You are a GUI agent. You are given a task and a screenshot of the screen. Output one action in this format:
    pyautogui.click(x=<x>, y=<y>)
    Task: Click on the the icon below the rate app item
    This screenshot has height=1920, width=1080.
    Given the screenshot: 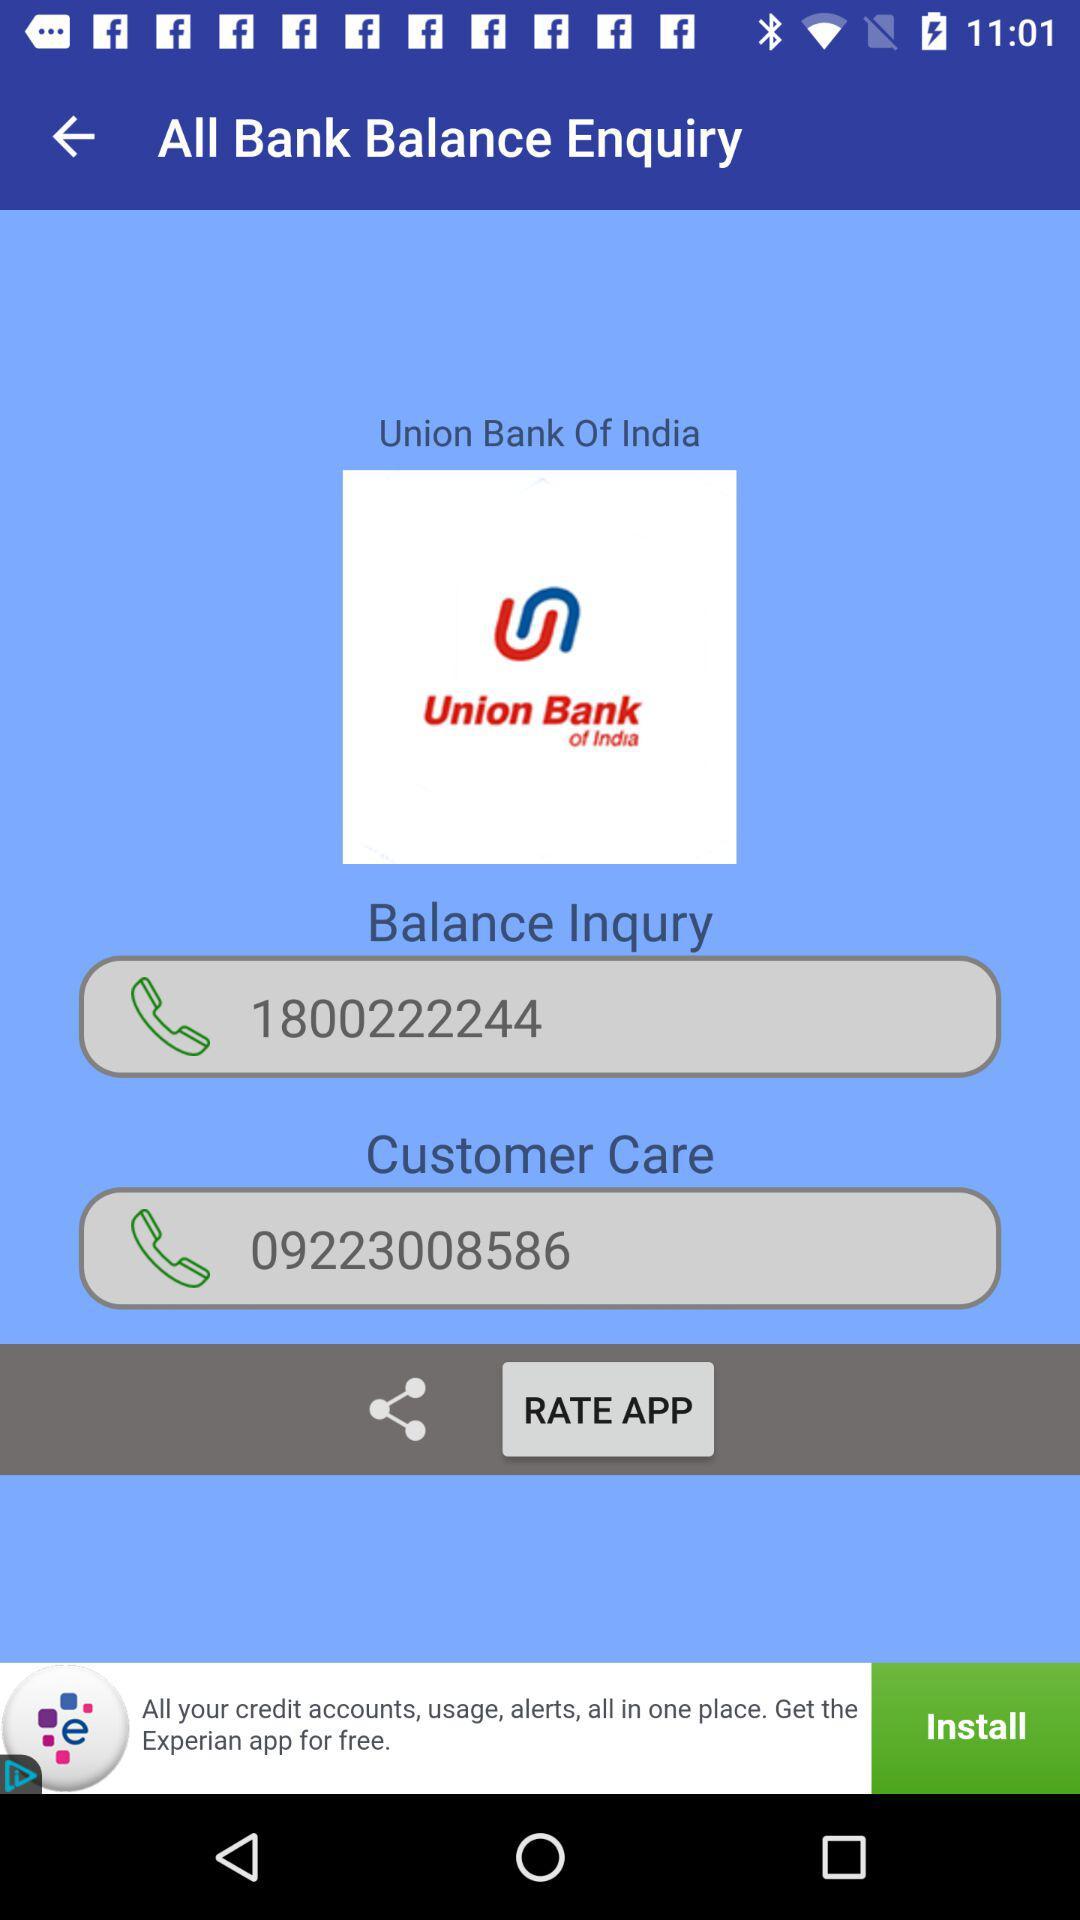 What is the action you would take?
    pyautogui.click(x=540, y=1727)
    